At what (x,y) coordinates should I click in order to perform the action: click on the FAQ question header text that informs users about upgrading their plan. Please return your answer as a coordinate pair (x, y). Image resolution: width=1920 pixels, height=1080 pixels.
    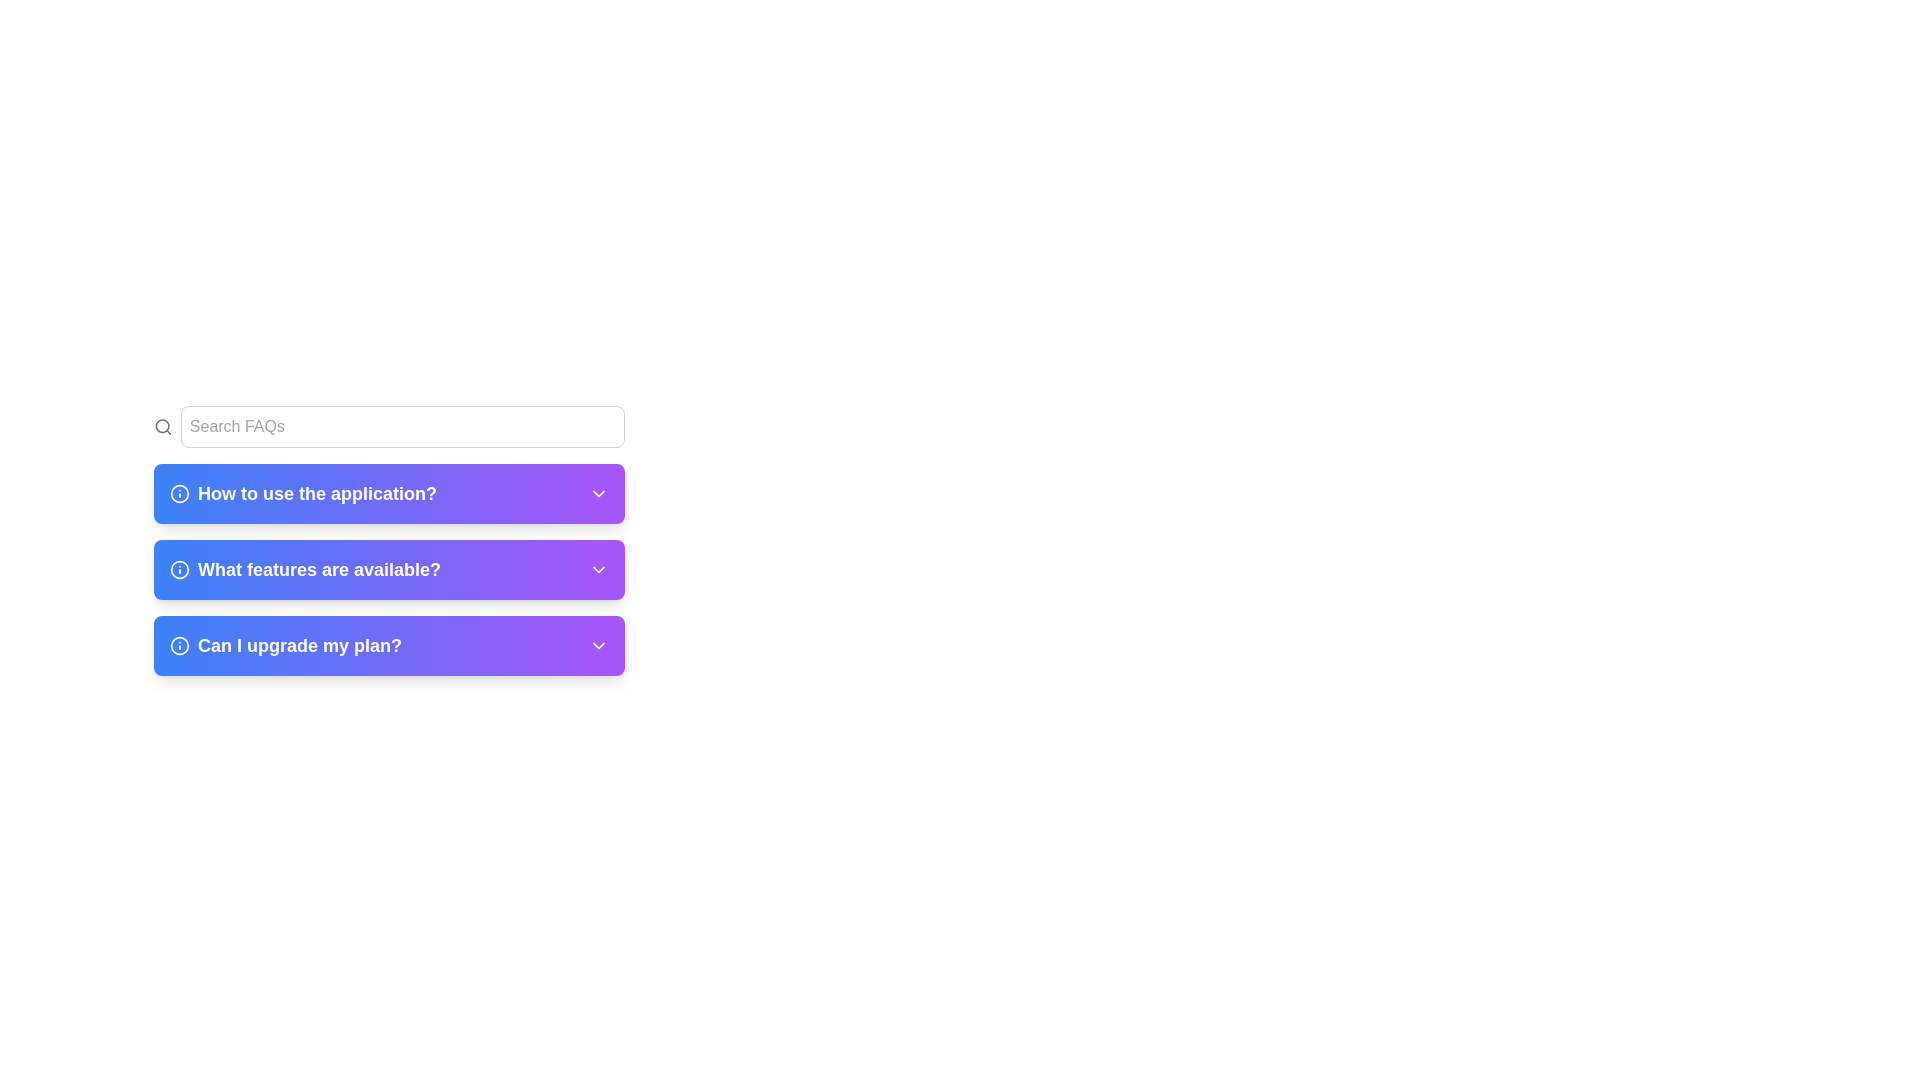
    Looking at the image, I should click on (285, 645).